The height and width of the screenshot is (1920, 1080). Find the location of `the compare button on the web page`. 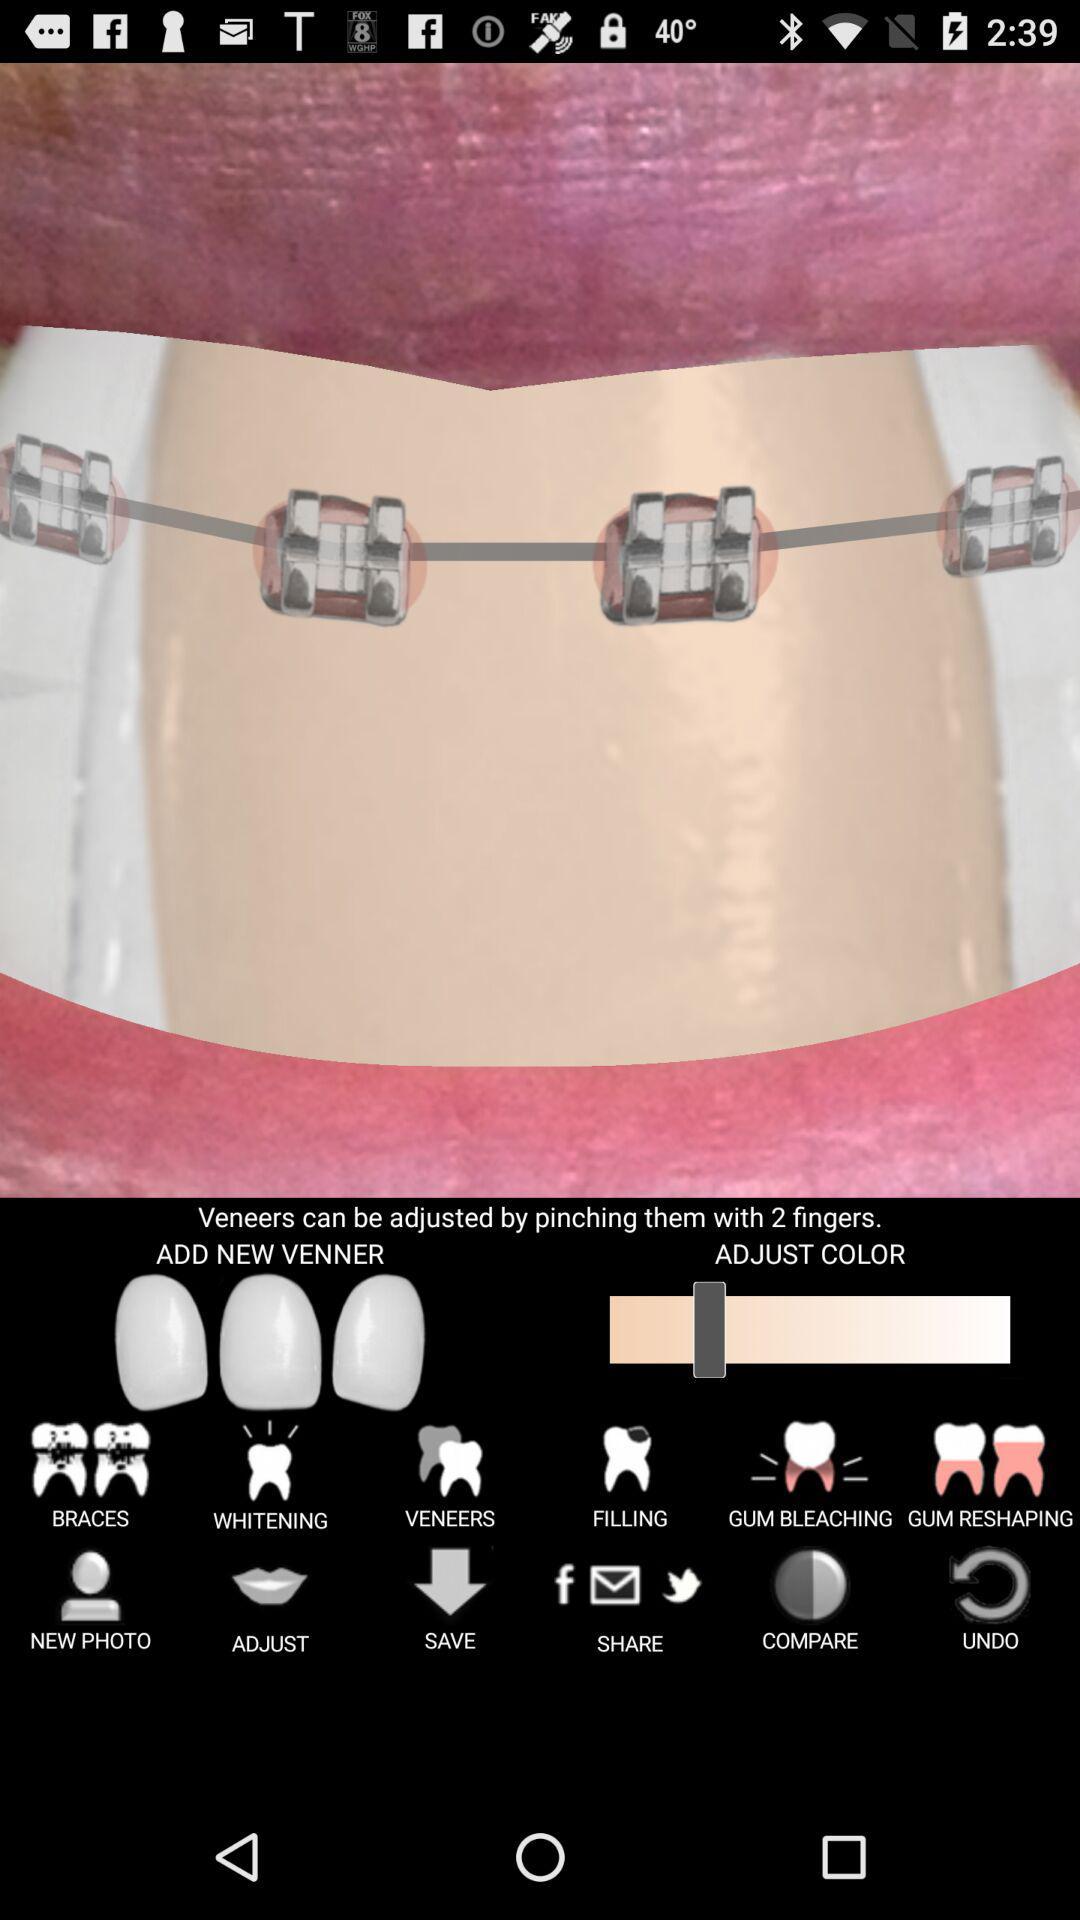

the compare button on the web page is located at coordinates (810, 1600).